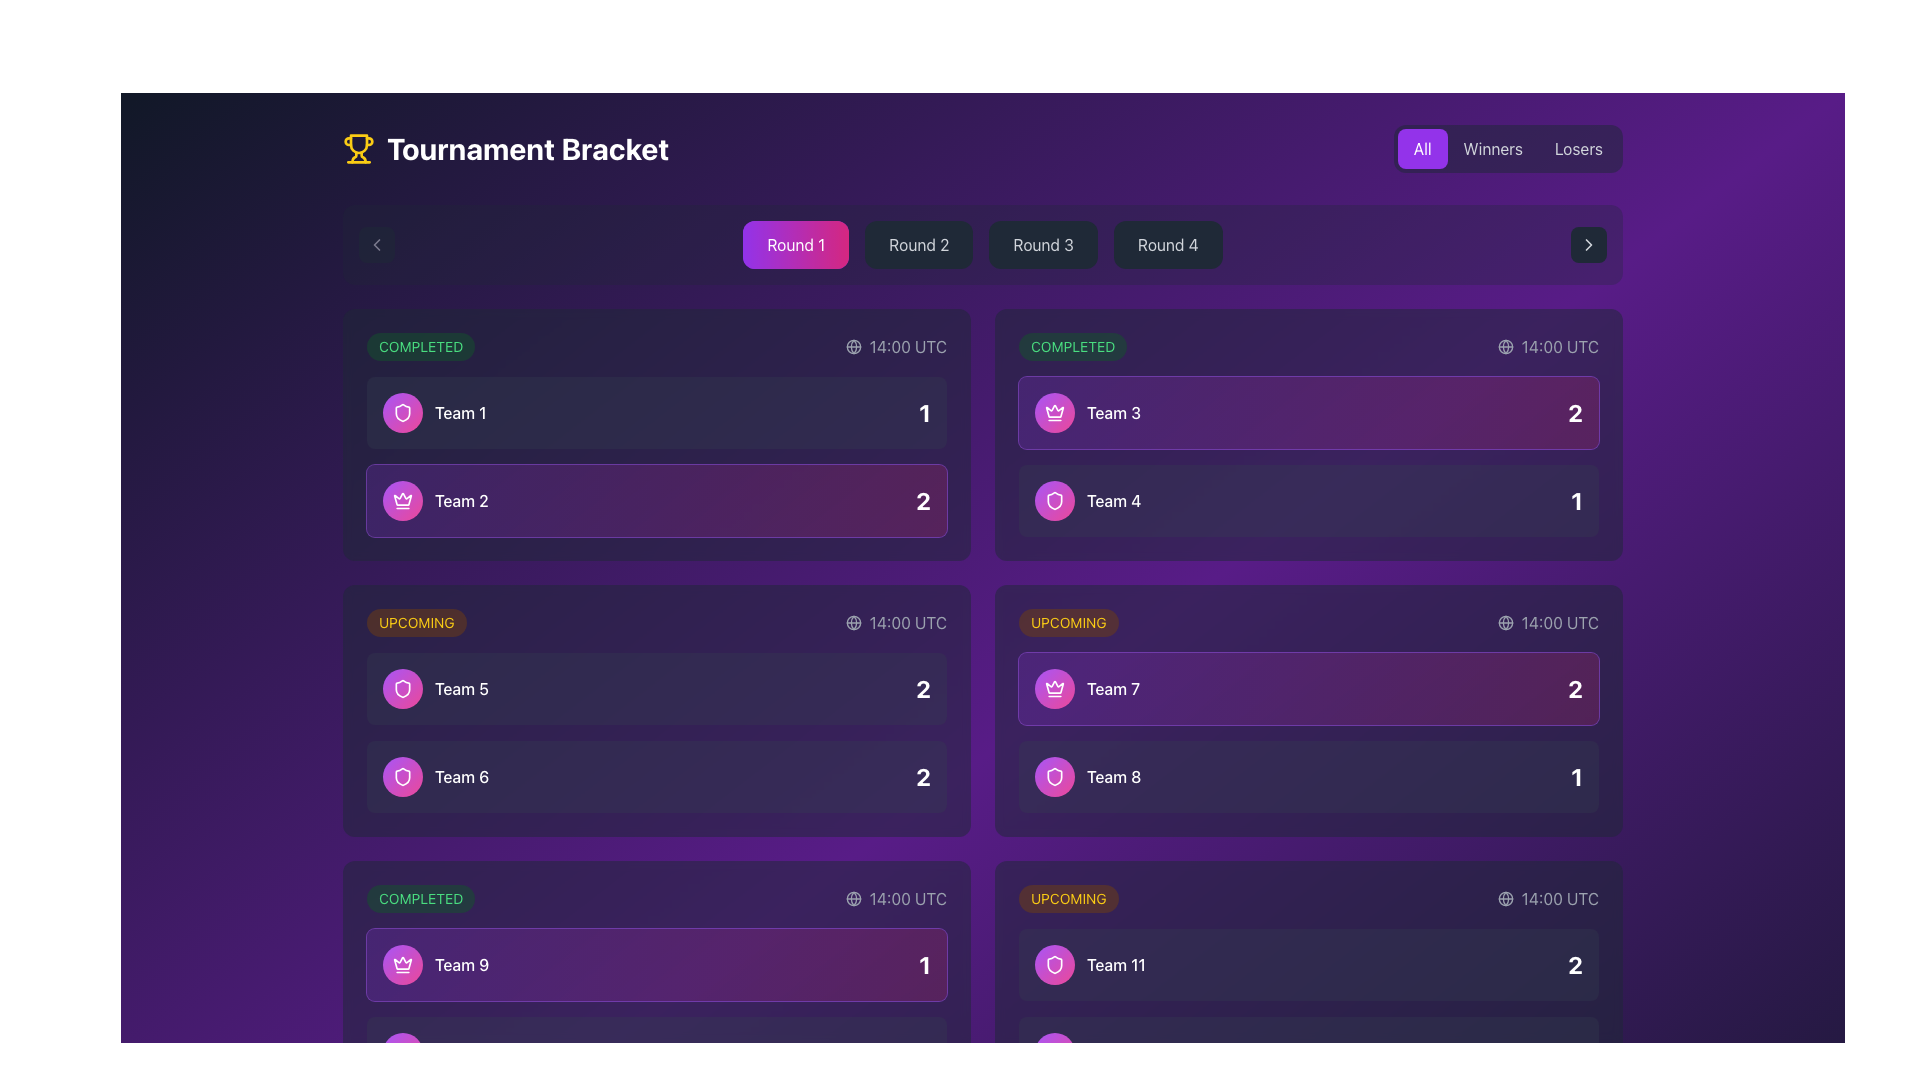 The height and width of the screenshot is (1080, 1920). Describe the element at coordinates (1421, 148) in the screenshot. I see `the purple button labeled 'All' with white text` at that location.